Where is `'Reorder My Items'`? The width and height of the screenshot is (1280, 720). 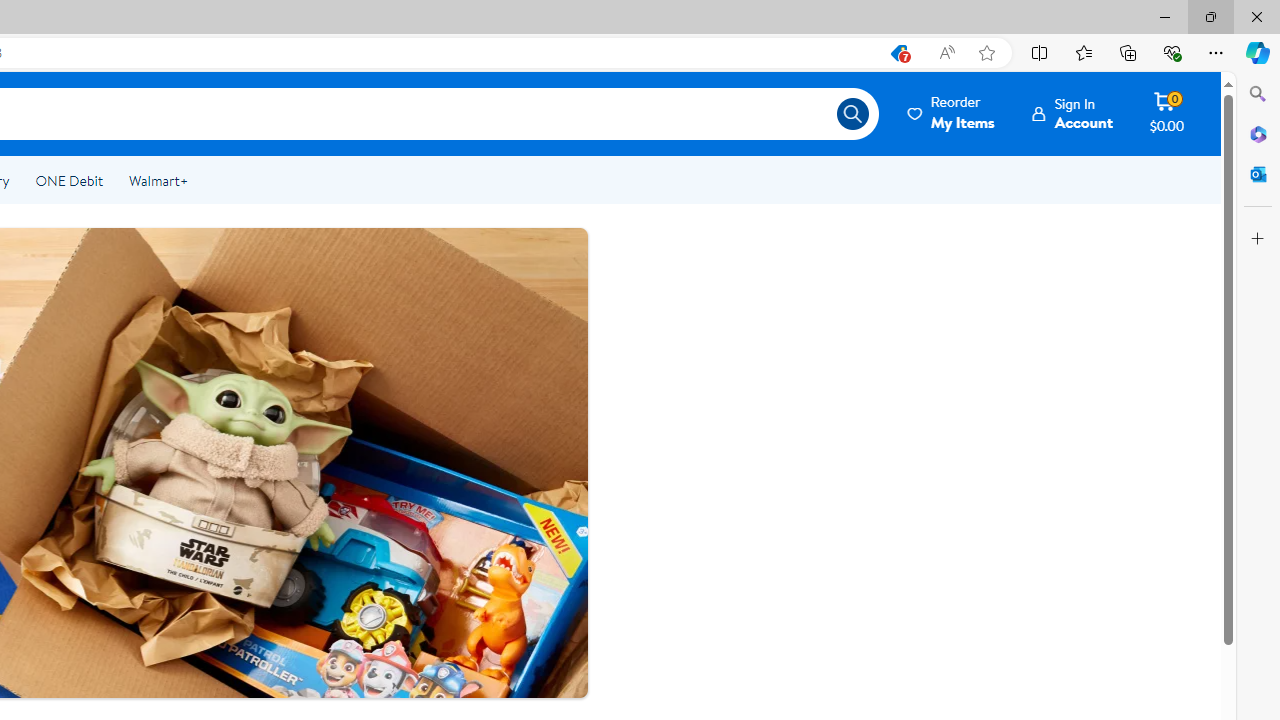
'Reorder My Items' is located at coordinates (951, 113).